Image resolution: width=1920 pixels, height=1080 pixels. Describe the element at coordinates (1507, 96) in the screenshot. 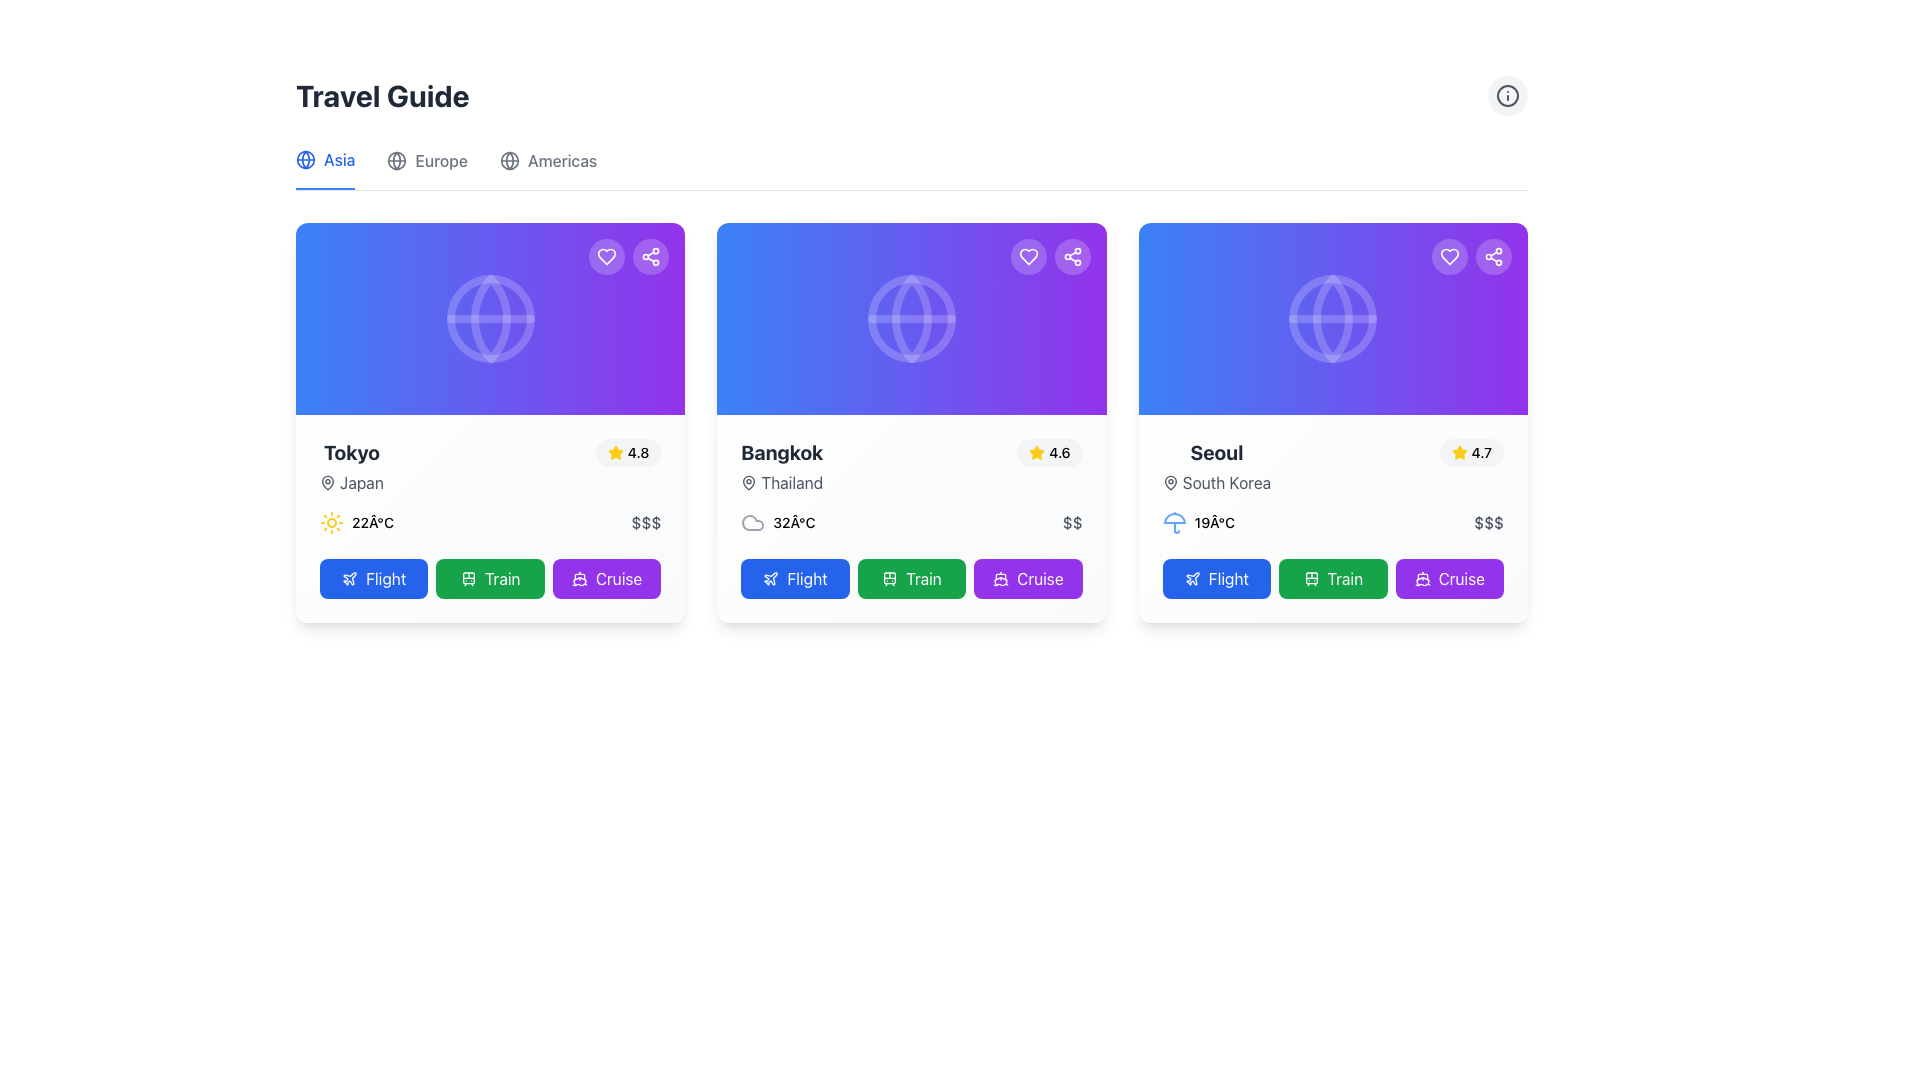

I see `the circular button with a gray background and an information icon` at that location.